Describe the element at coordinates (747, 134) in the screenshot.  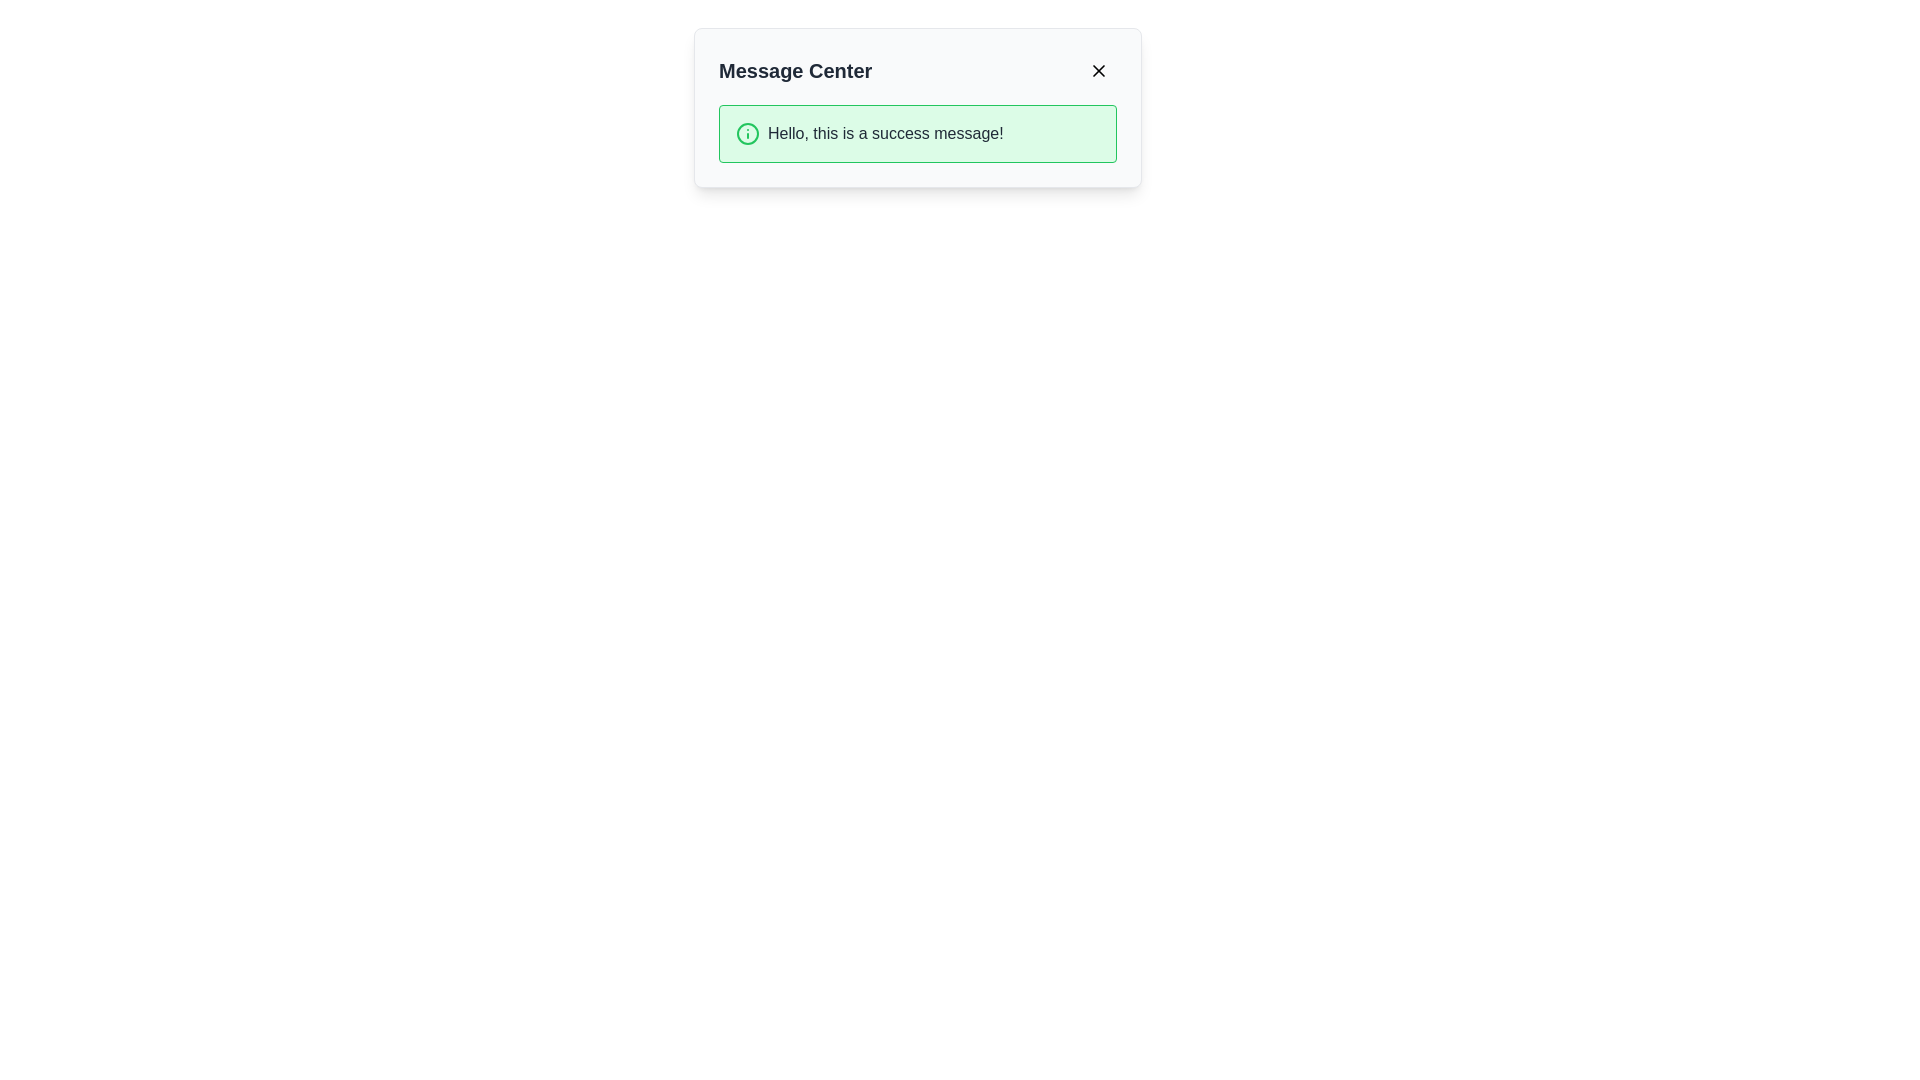
I see `the leftmost circle in the green-highlighted notification message box that signifies a successful message` at that location.